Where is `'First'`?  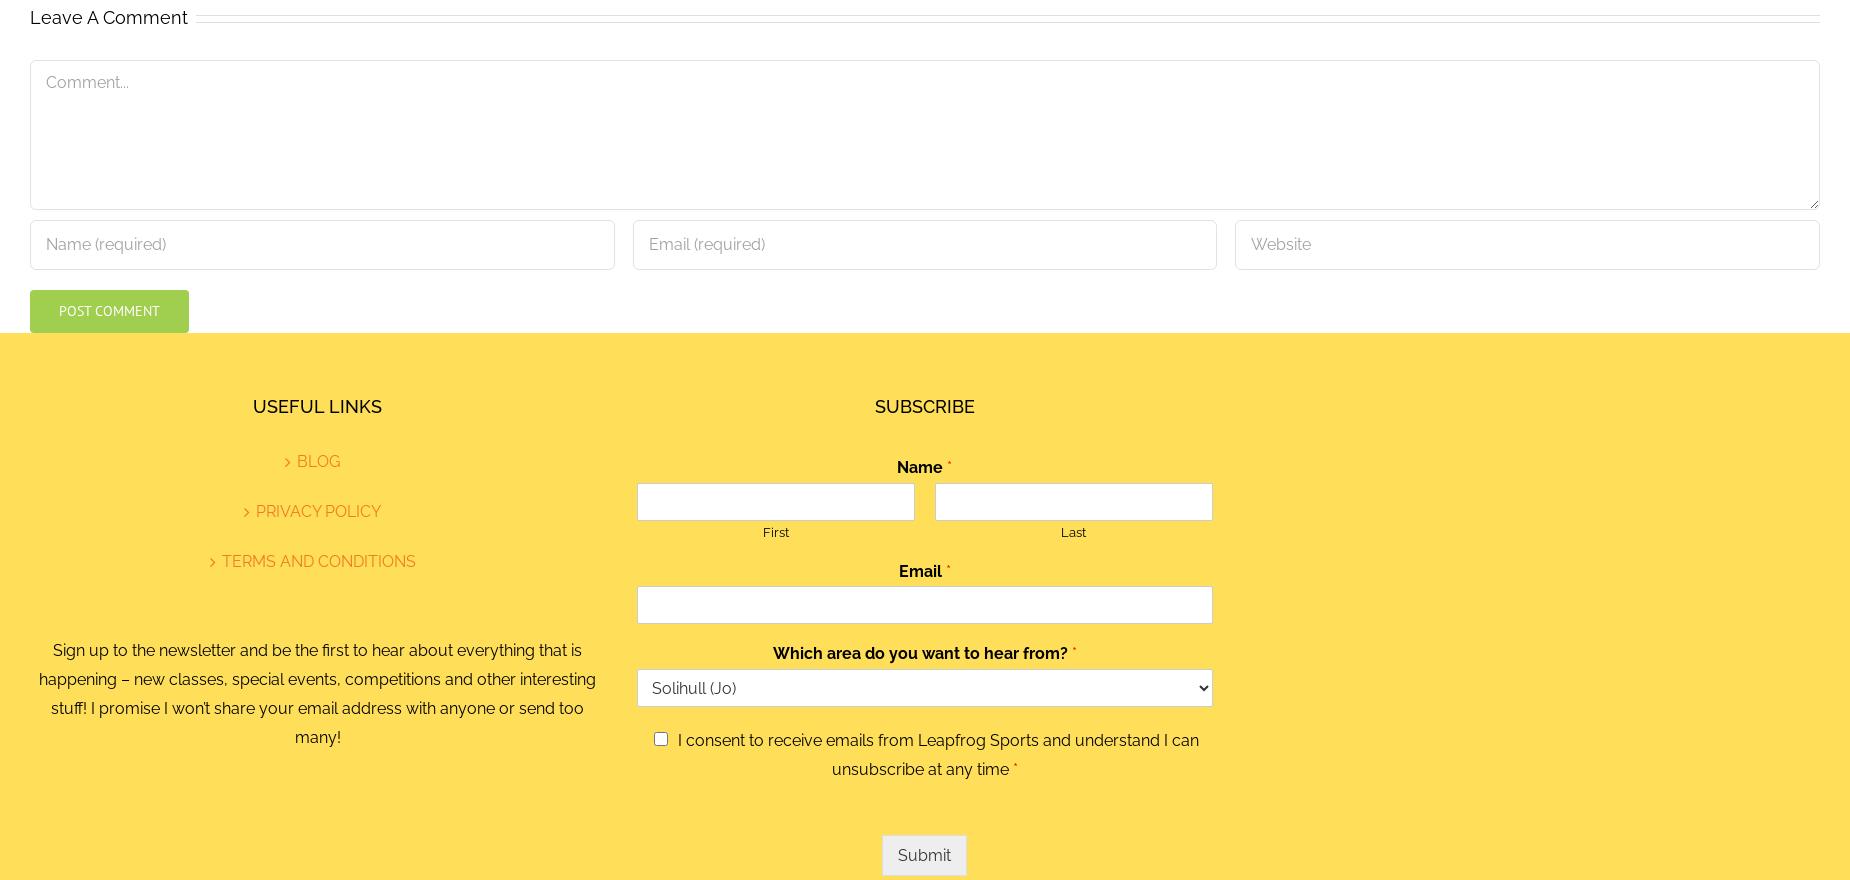 'First' is located at coordinates (776, 530).